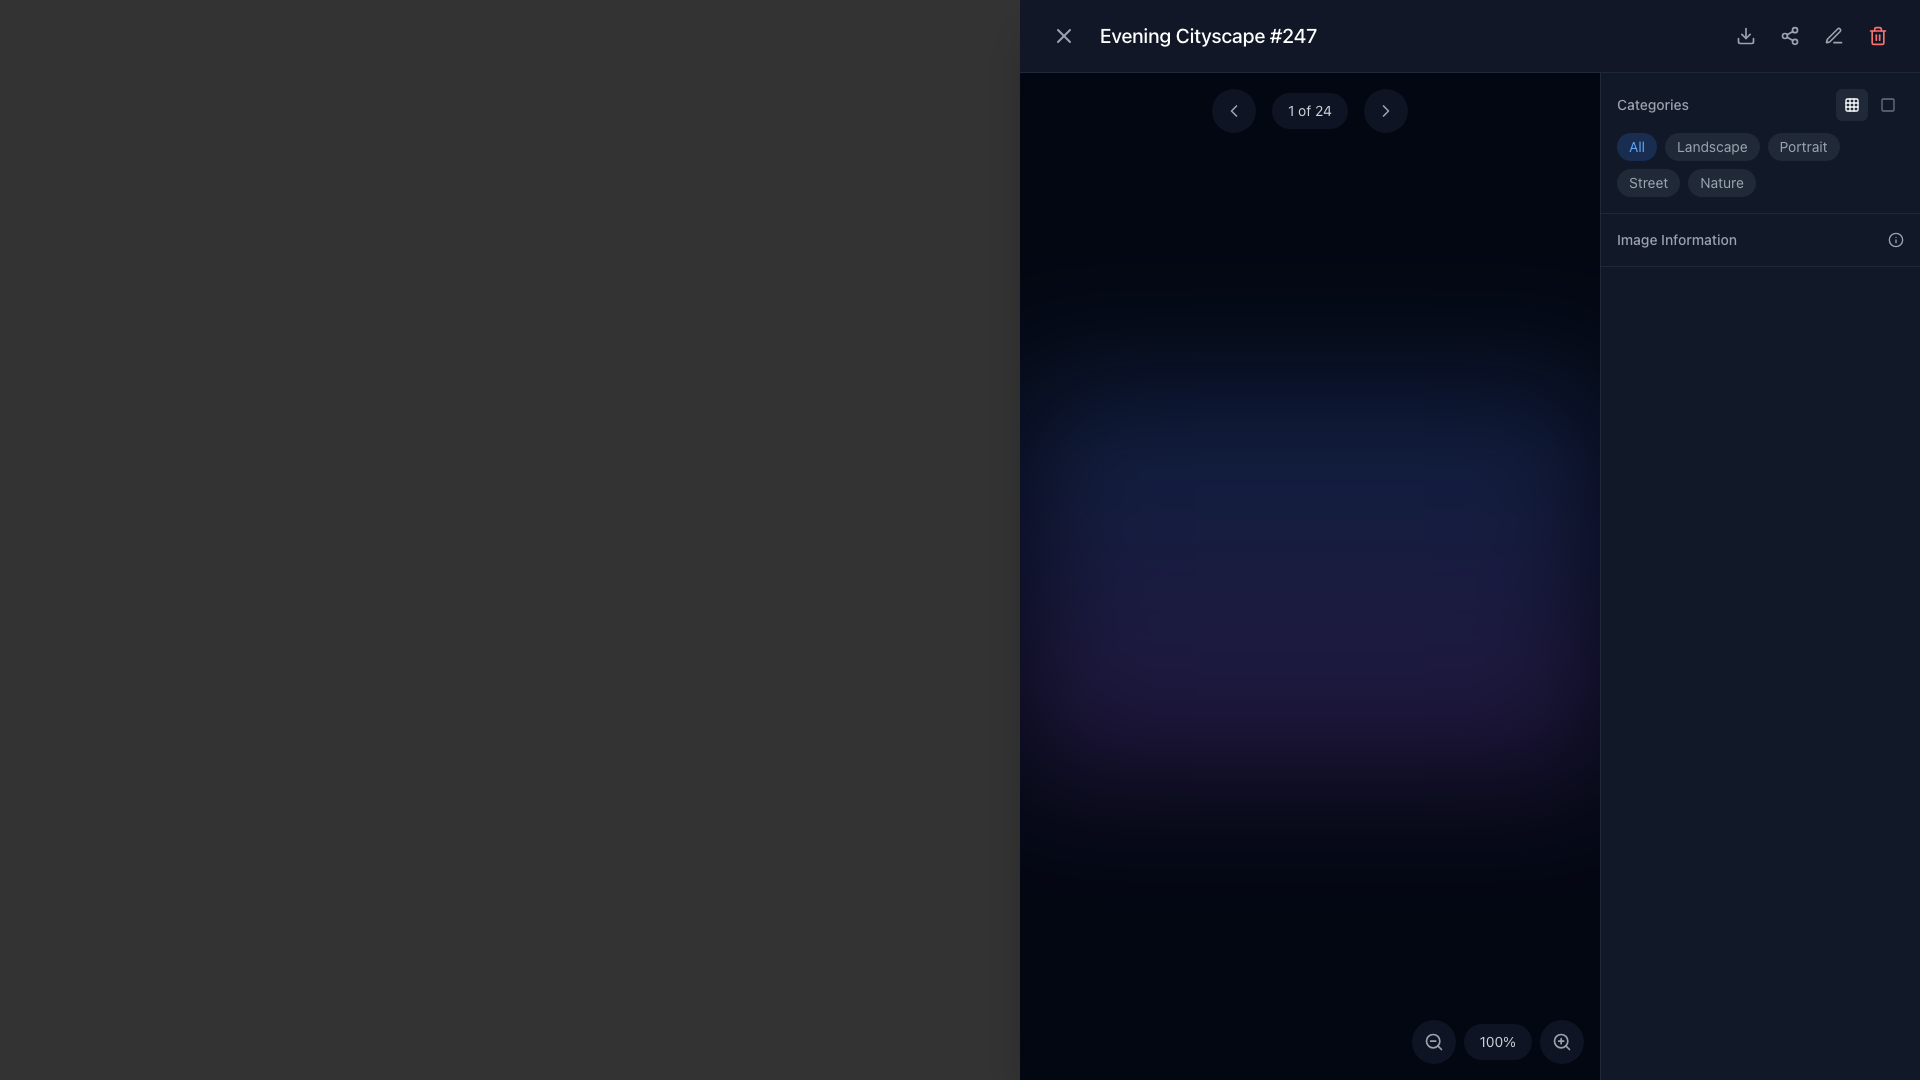 This screenshot has width=1920, height=1080. What do you see at coordinates (1560, 1040) in the screenshot?
I see `the circular SVG element that is part of the zoom-in icon, located at the bottom-right corner of the interface` at bounding box center [1560, 1040].